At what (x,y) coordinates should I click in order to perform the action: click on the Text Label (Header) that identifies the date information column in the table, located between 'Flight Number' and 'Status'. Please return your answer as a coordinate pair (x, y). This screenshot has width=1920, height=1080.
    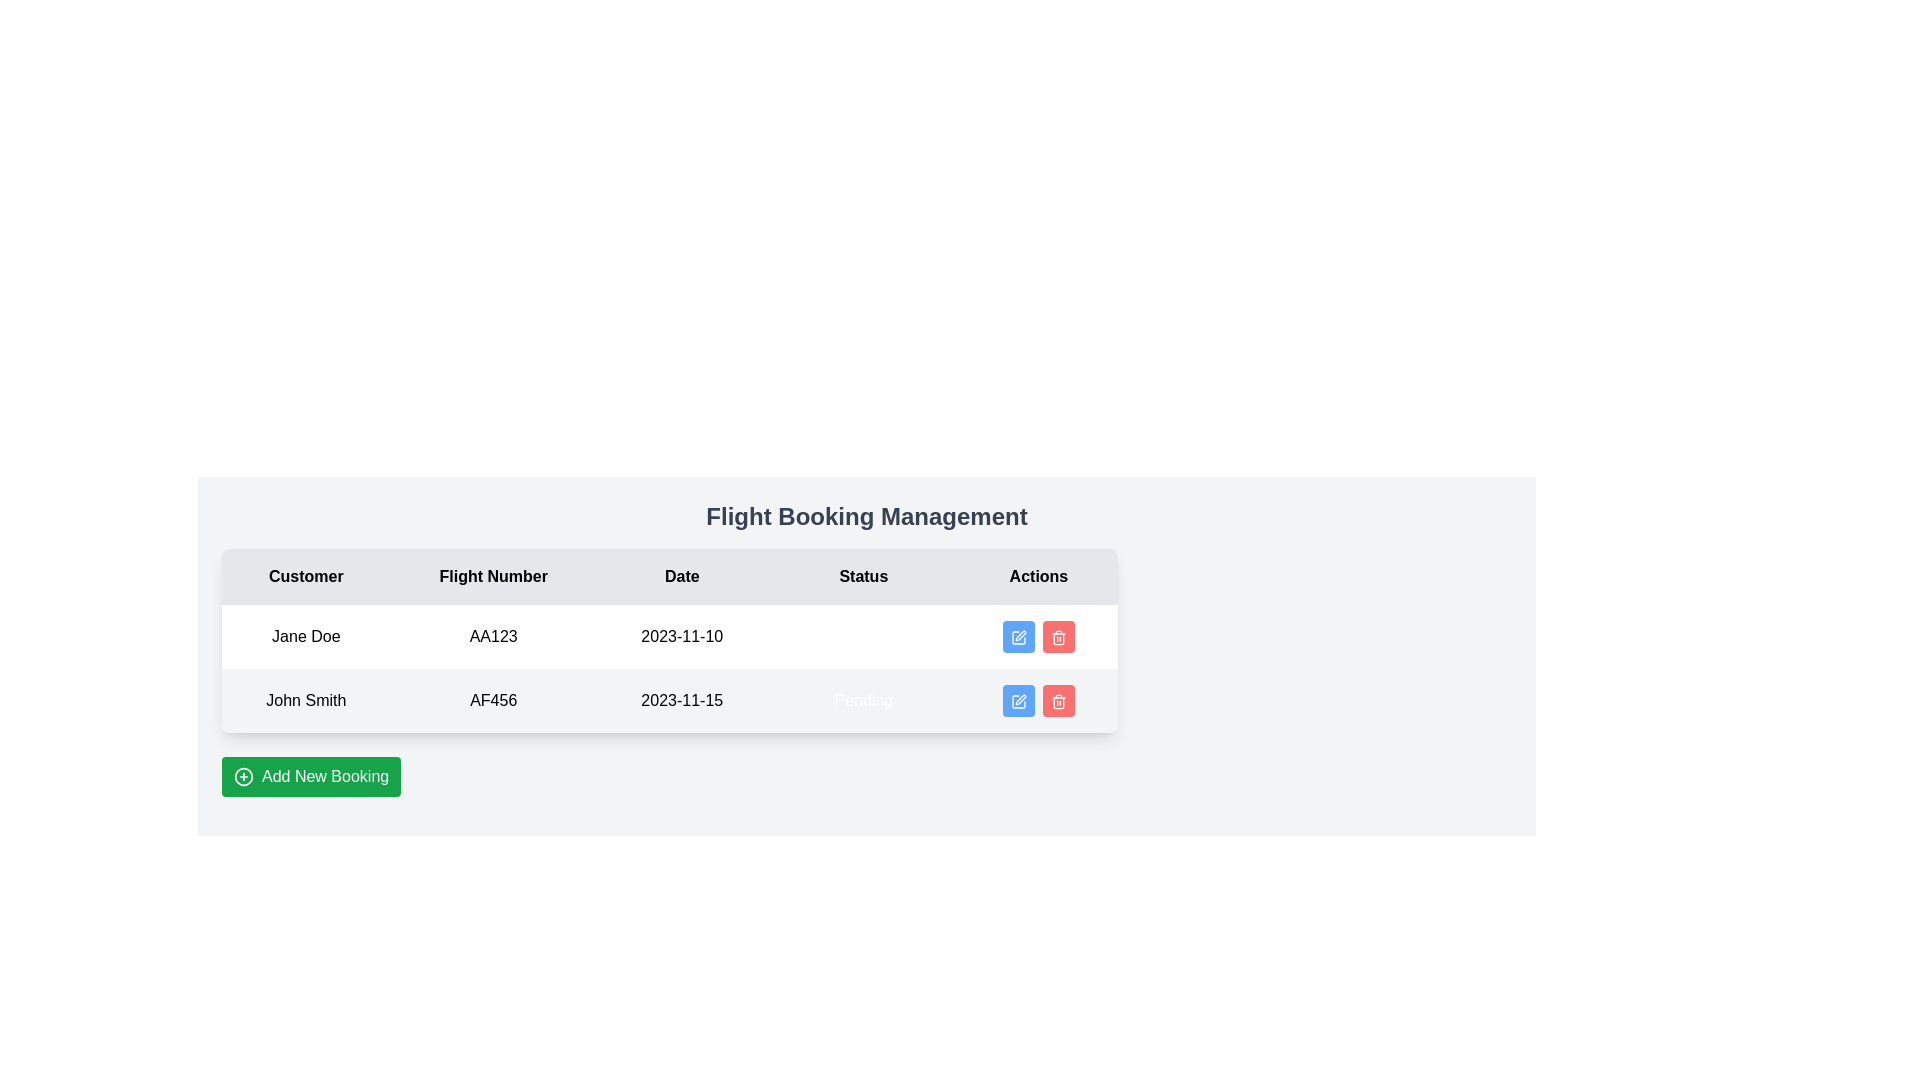
    Looking at the image, I should click on (682, 577).